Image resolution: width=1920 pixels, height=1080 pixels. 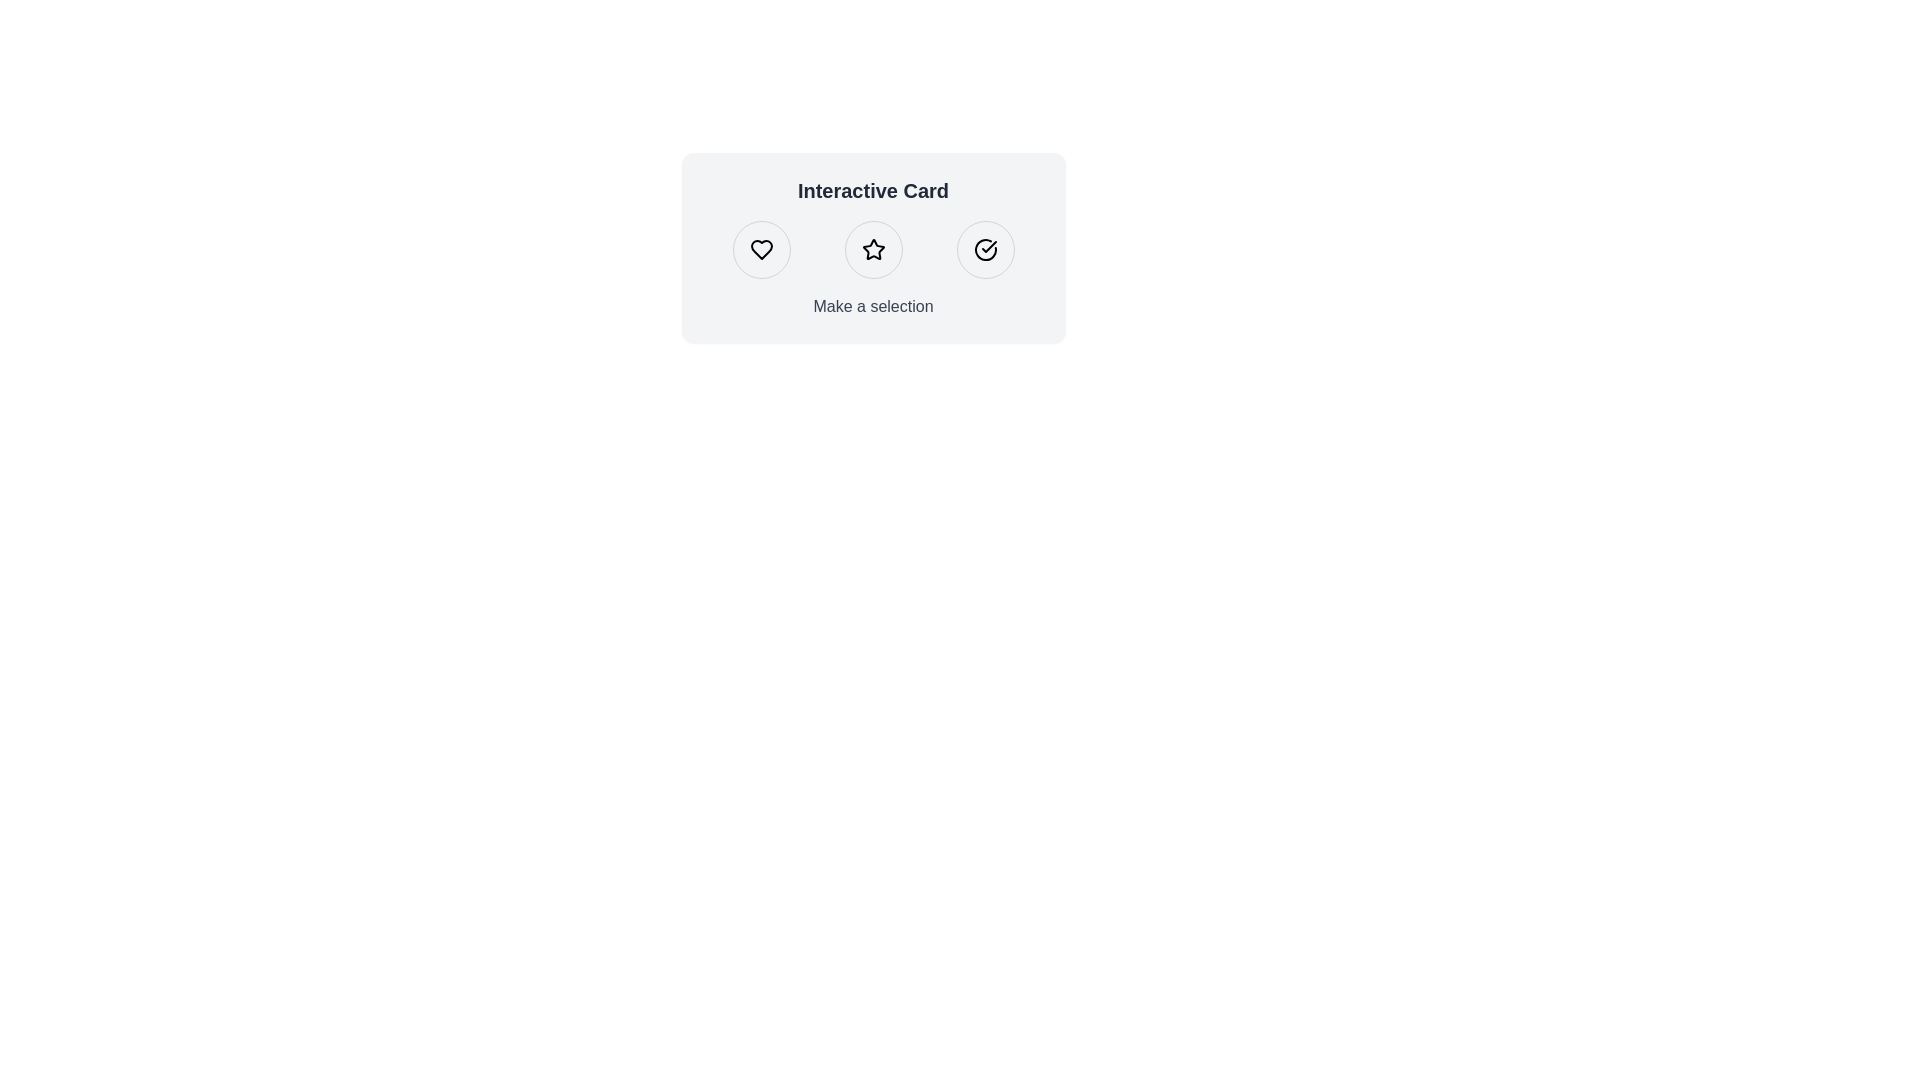 I want to click on the star-shaped icon button with a black outline, located in the center of a panel between a heart-shaped button and a checkmark button, so click(x=873, y=249).